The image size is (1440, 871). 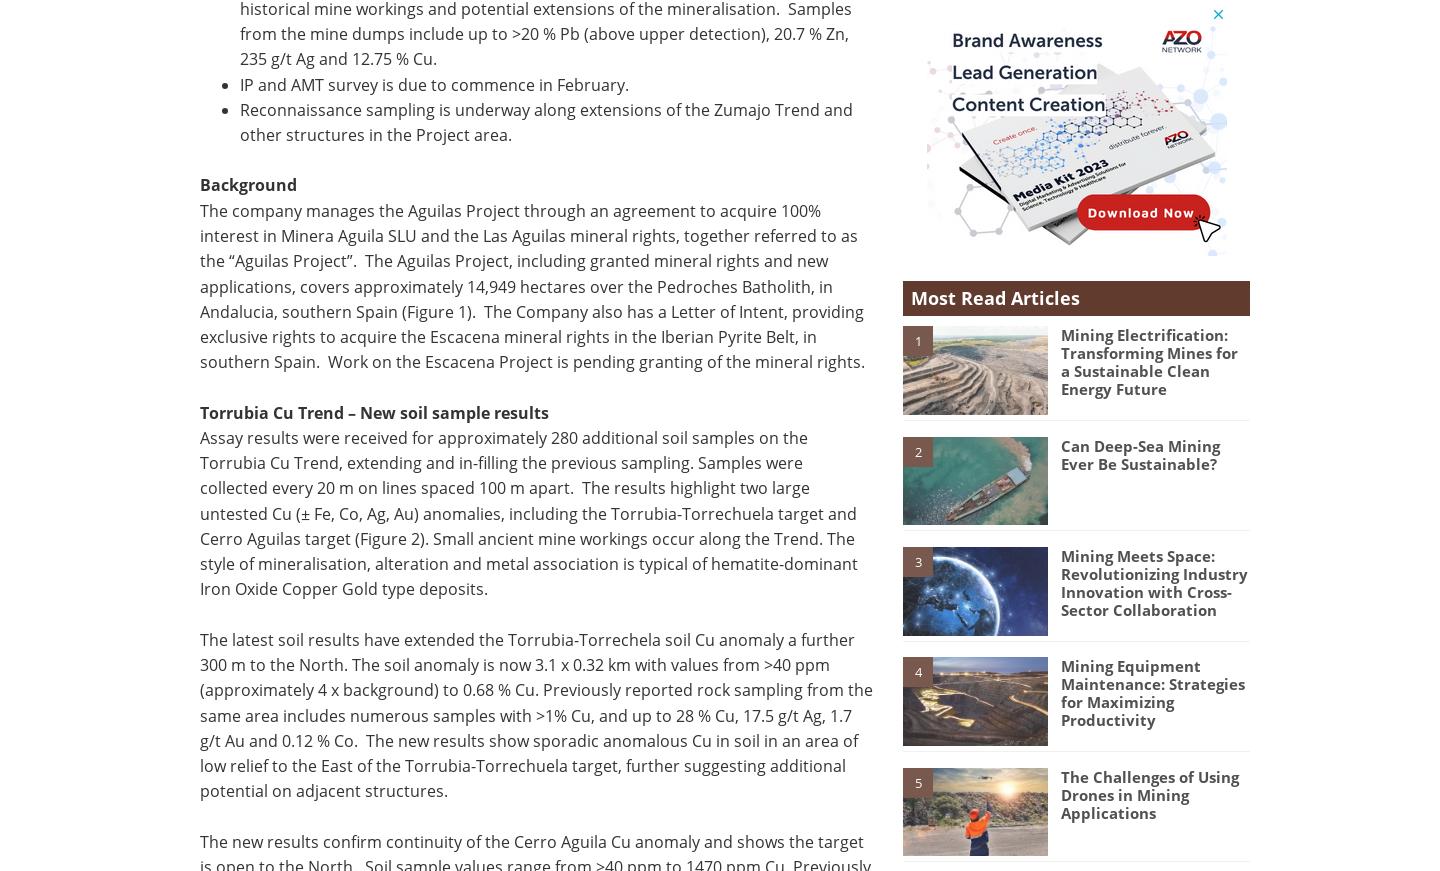 I want to click on 'Mining Electrification: Transforming Mines for a Sustainable Clean Energy Future', so click(x=1148, y=360).